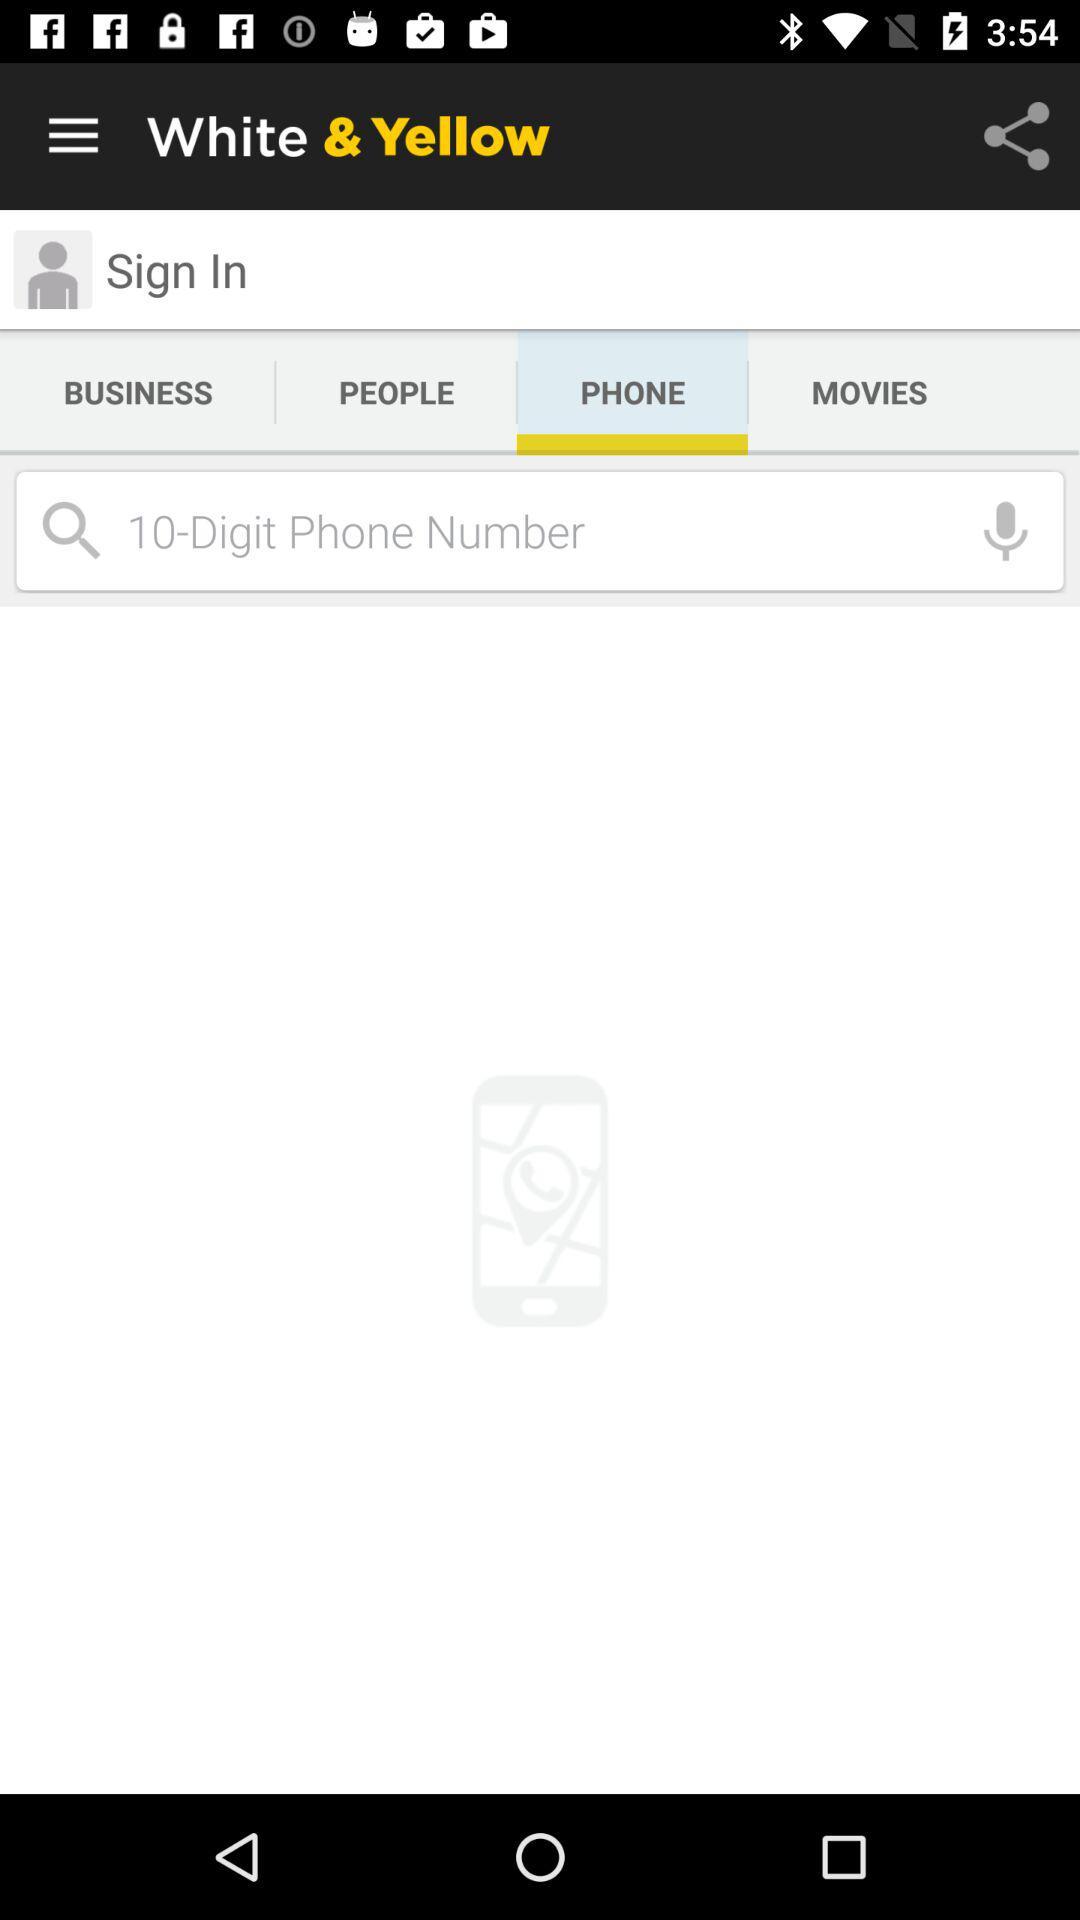 The image size is (1080, 1920). Describe the element at coordinates (868, 392) in the screenshot. I see `movies` at that location.